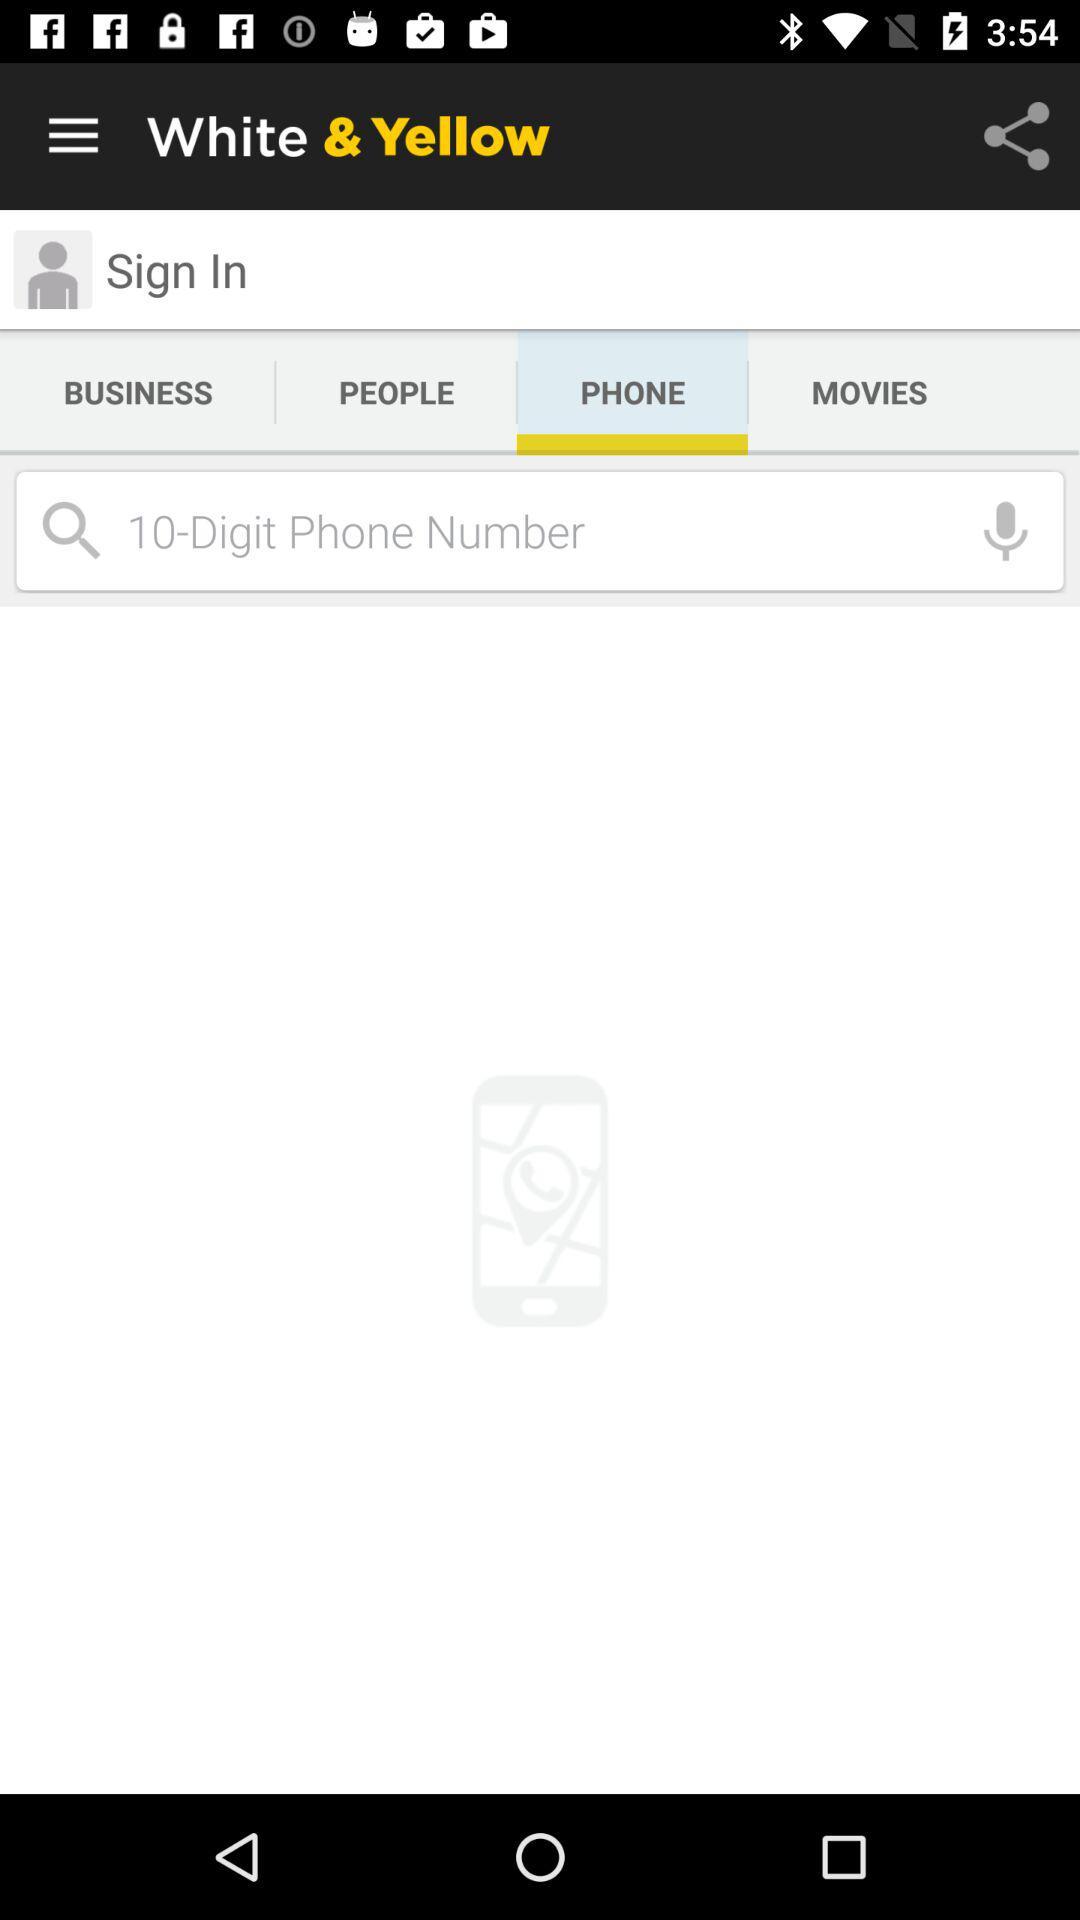 The image size is (1080, 1920). Describe the element at coordinates (868, 392) in the screenshot. I see `movies` at that location.